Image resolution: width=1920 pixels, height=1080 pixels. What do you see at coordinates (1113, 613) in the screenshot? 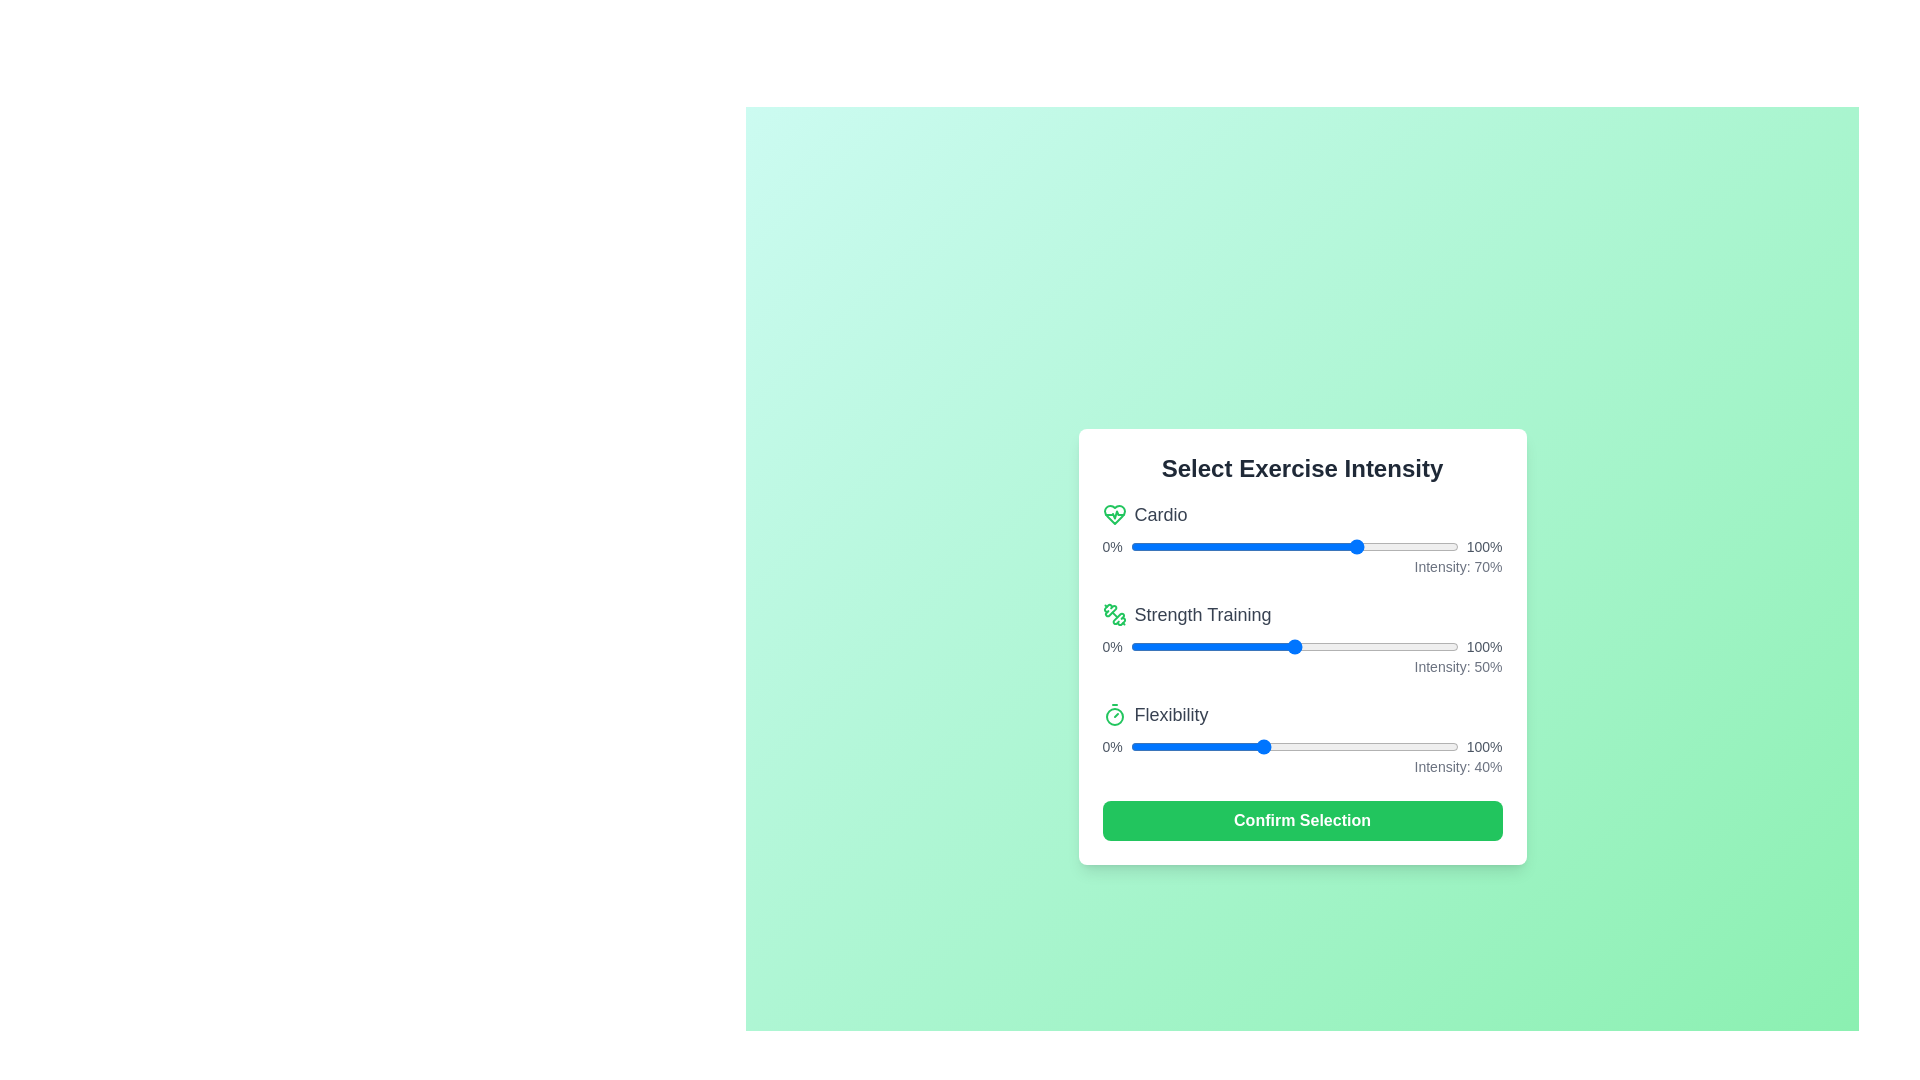
I see `the icon representing Strength Training to inspect it` at bounding box center [1113, 613].